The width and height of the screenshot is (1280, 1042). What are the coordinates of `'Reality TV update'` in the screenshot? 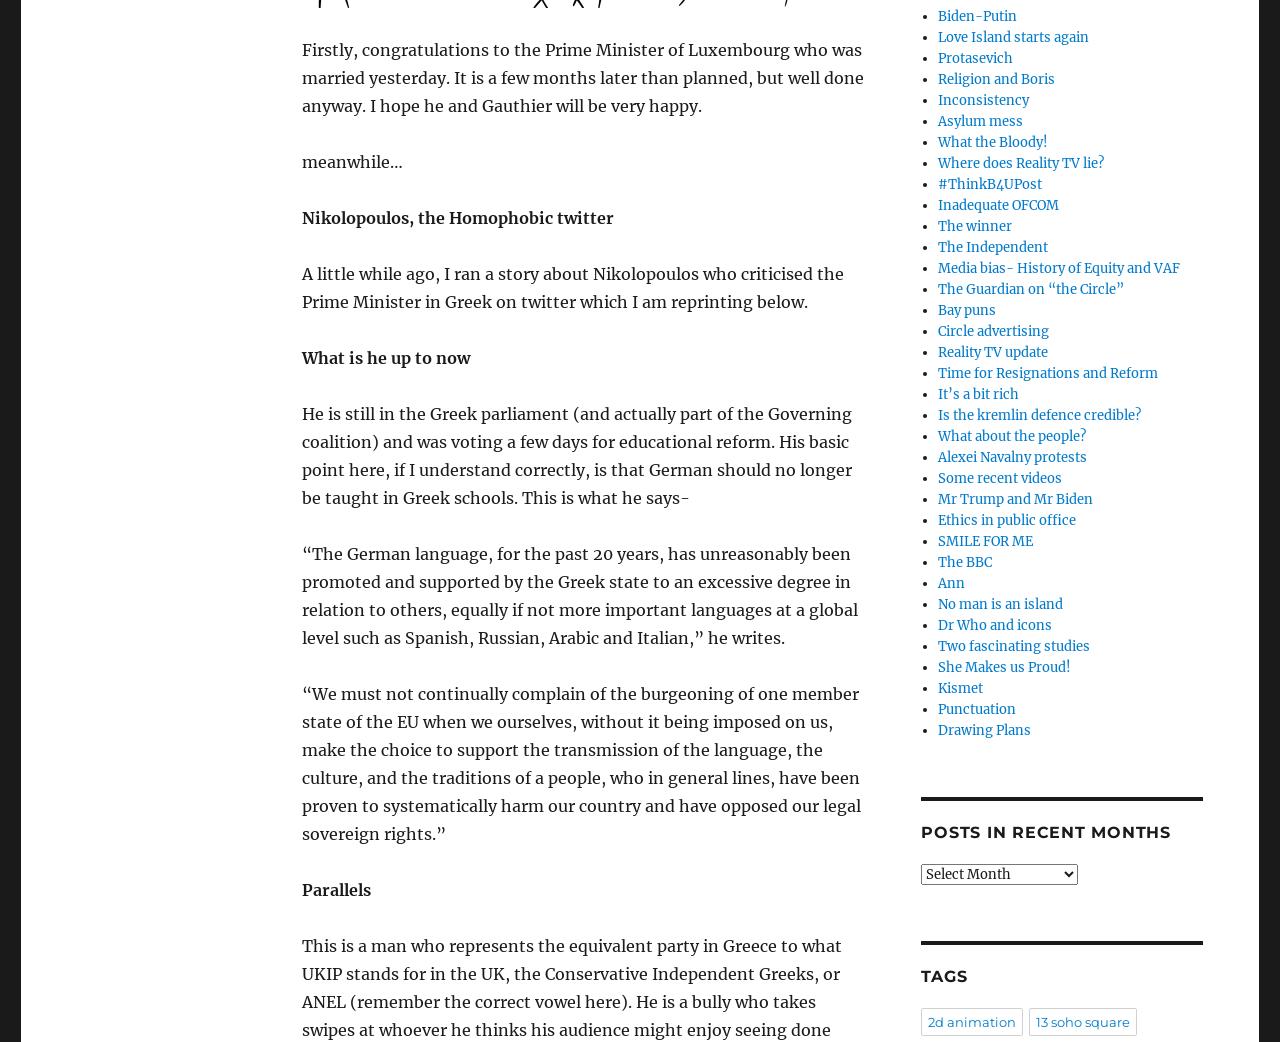 It's located at (992, 351).